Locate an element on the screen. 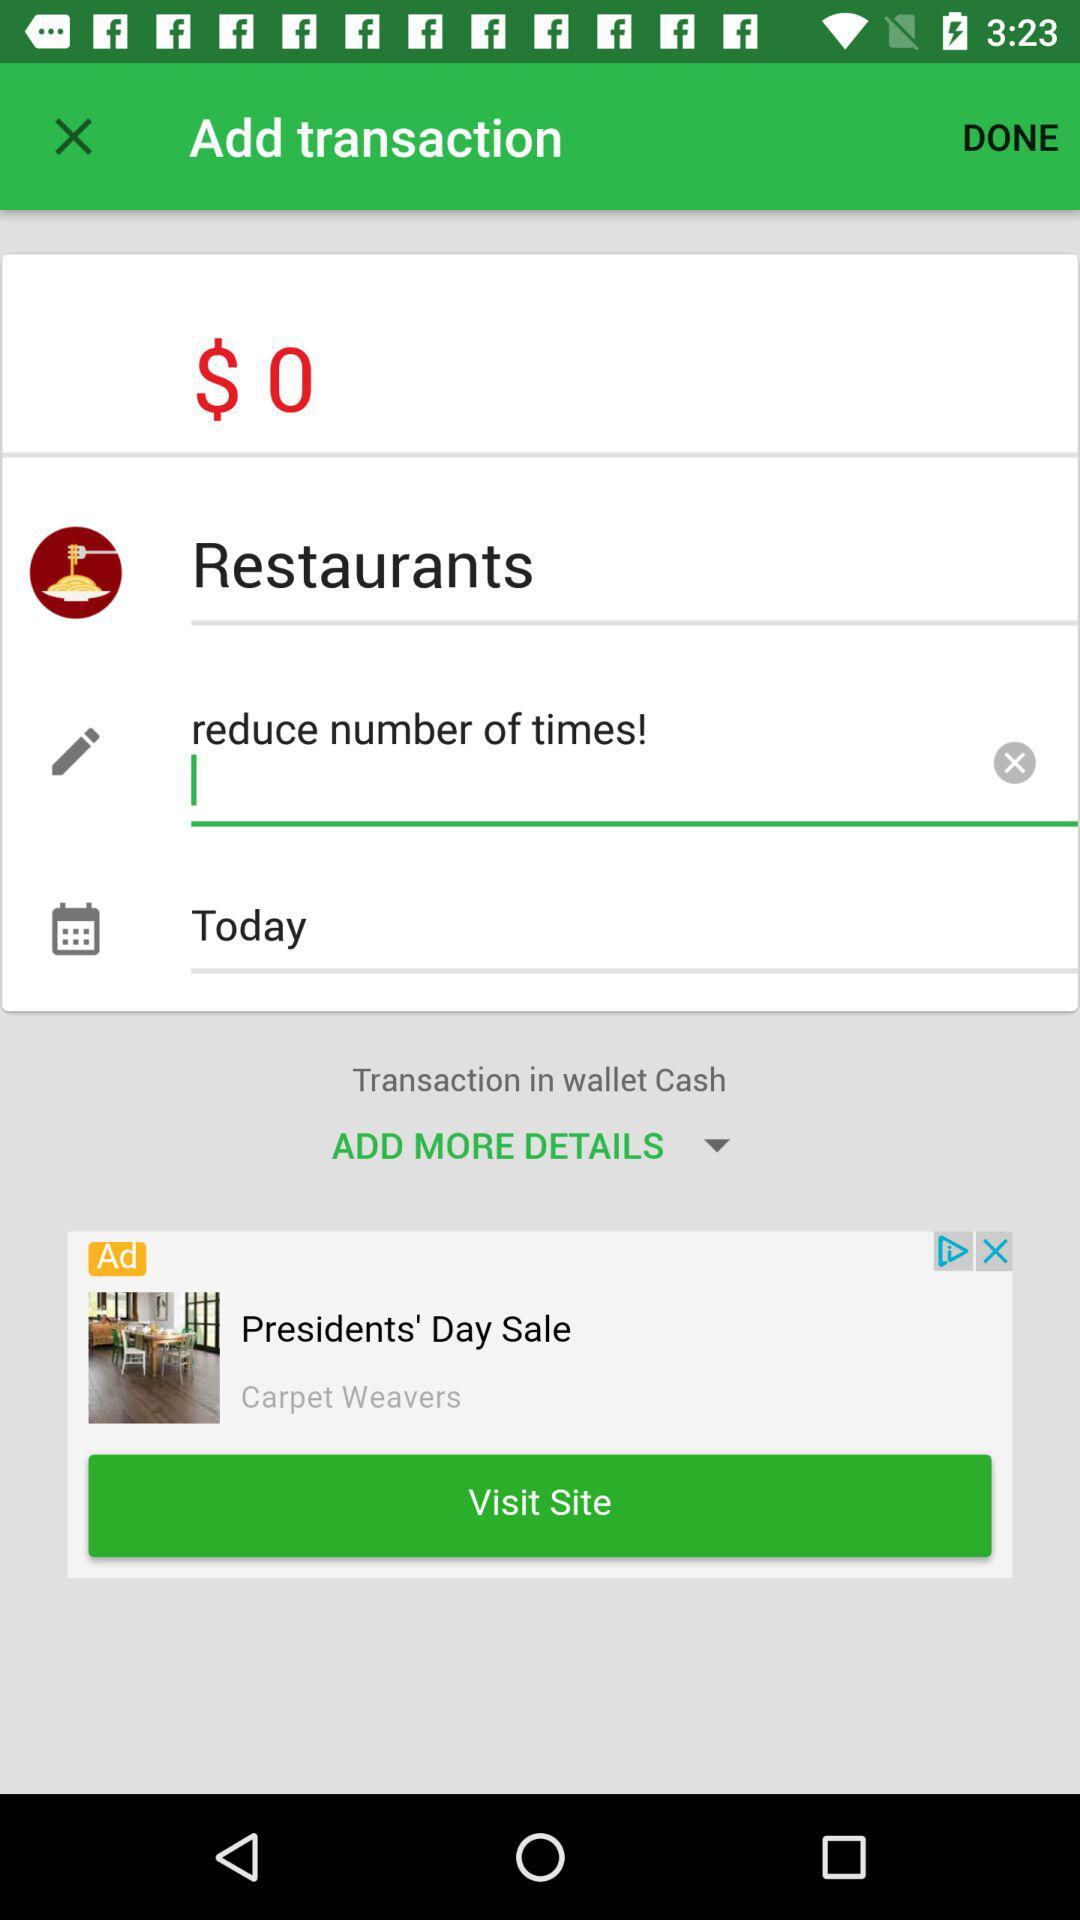 The image size is (1080, 1920). exit is located at coordinates (72, 135).